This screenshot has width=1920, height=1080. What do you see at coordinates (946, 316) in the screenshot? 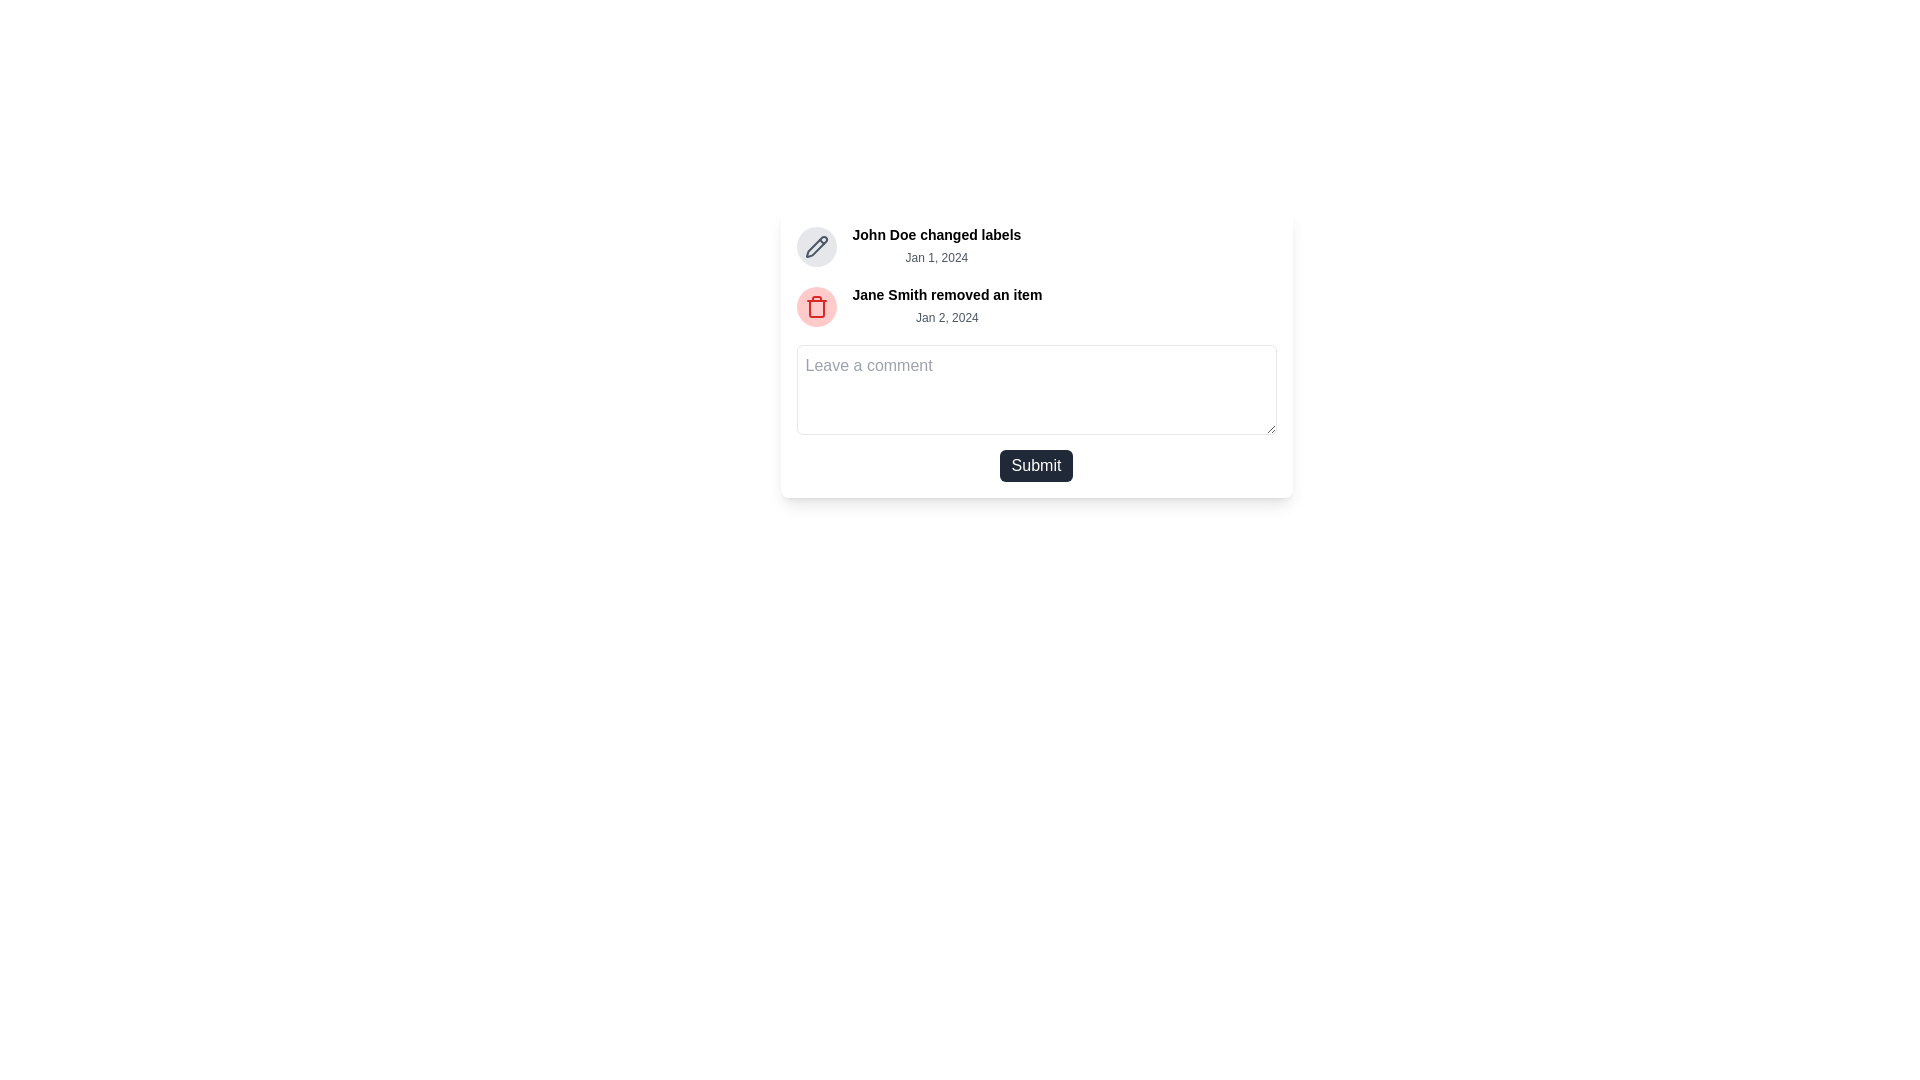
I see `the static text label displaying the date 'Jan 2, 2024', which is styled with a light gray color and a compact sans-serif font, located directly below the primary text 'Jane Smith removed an item'` at bounding box center [946, 316].